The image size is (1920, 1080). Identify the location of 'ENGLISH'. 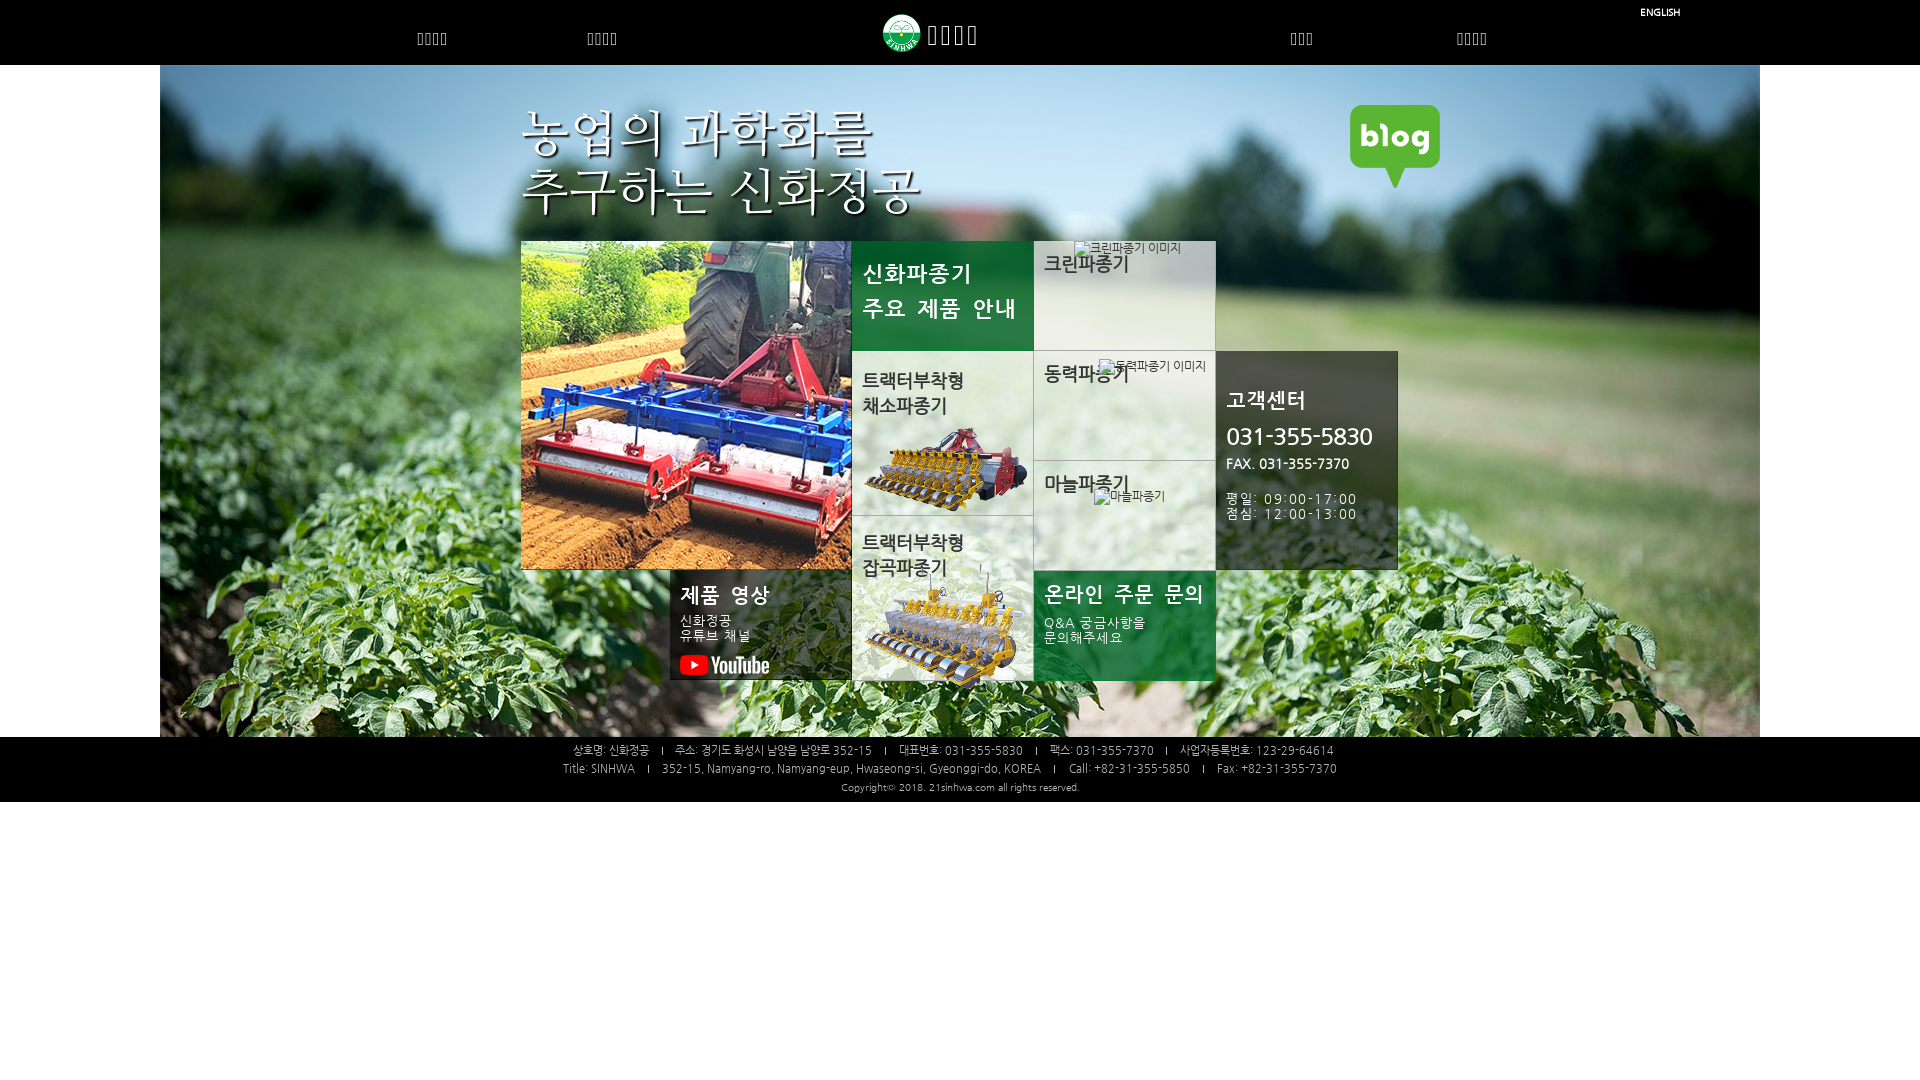
(1640, 12).